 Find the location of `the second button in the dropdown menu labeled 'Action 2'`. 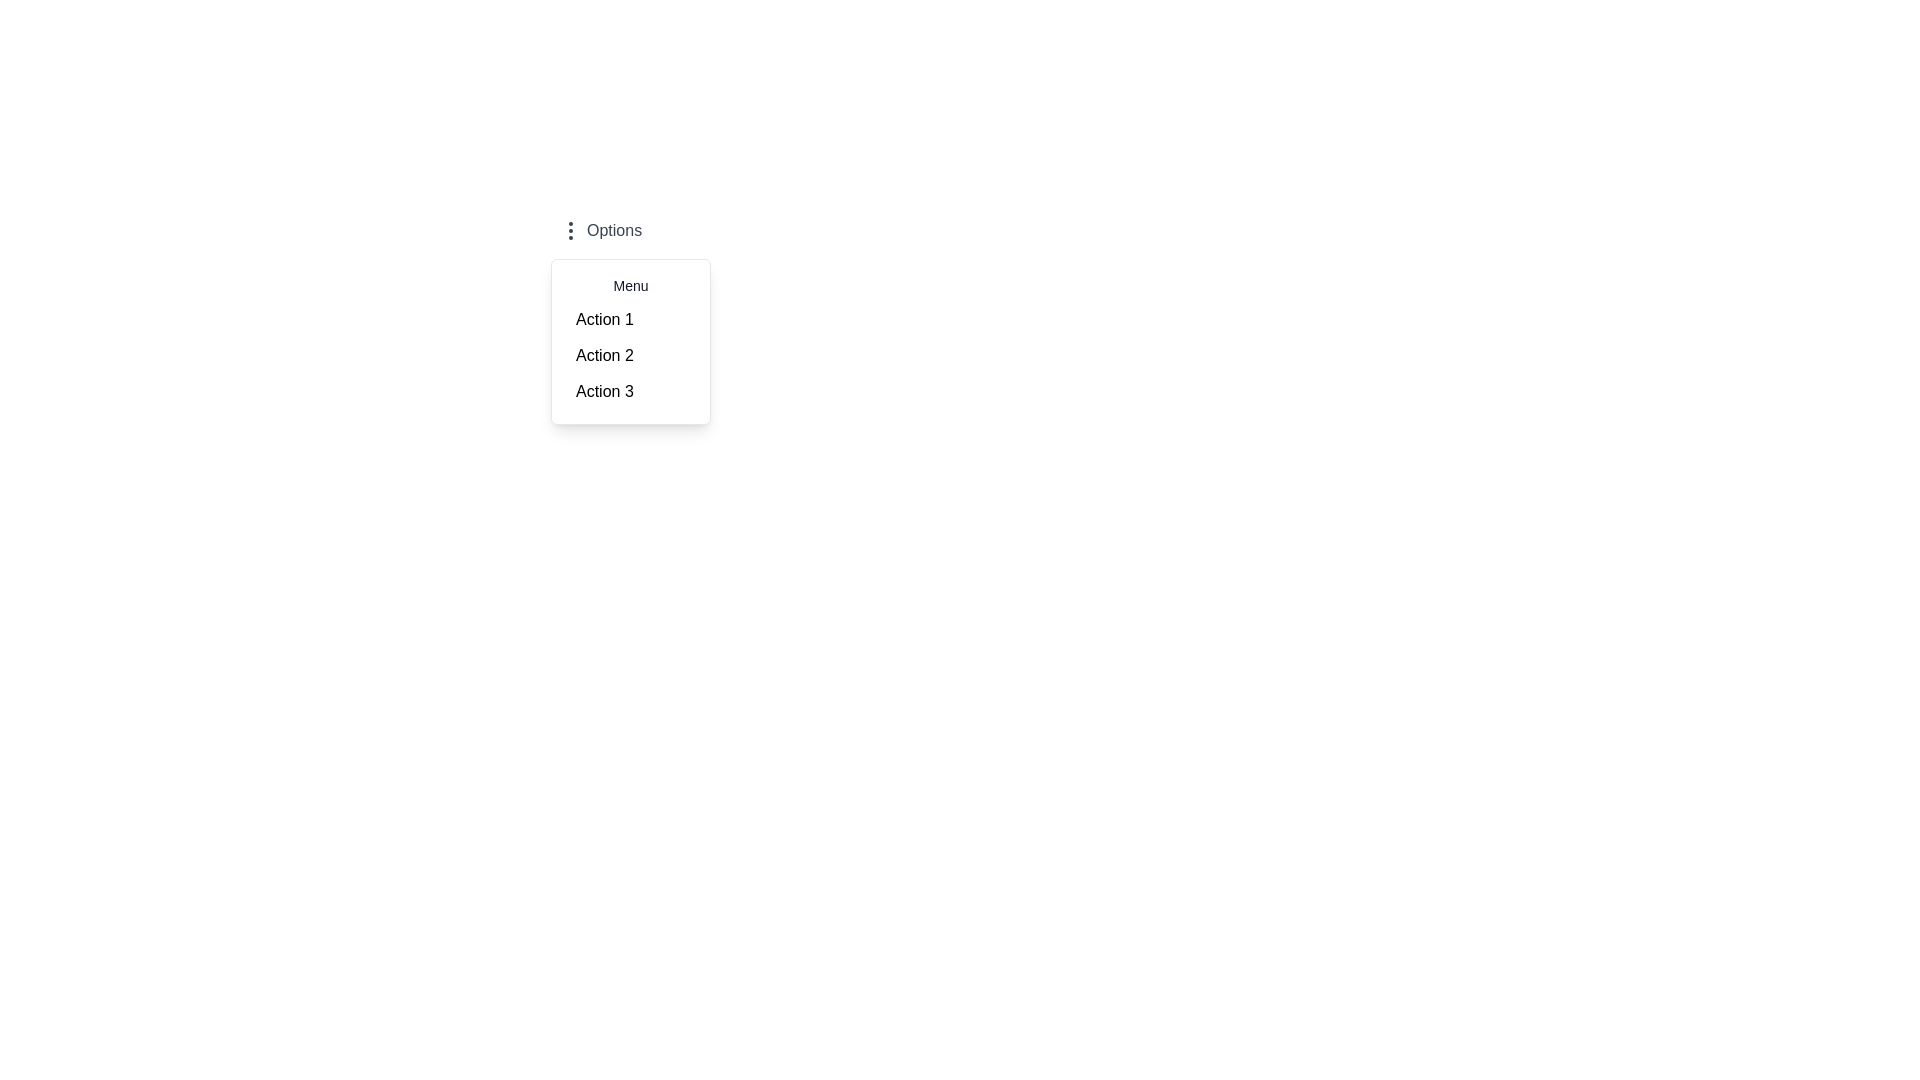

the second button in the dropdown menu labeled 'Action 2' is located at coordinates (629, 354).